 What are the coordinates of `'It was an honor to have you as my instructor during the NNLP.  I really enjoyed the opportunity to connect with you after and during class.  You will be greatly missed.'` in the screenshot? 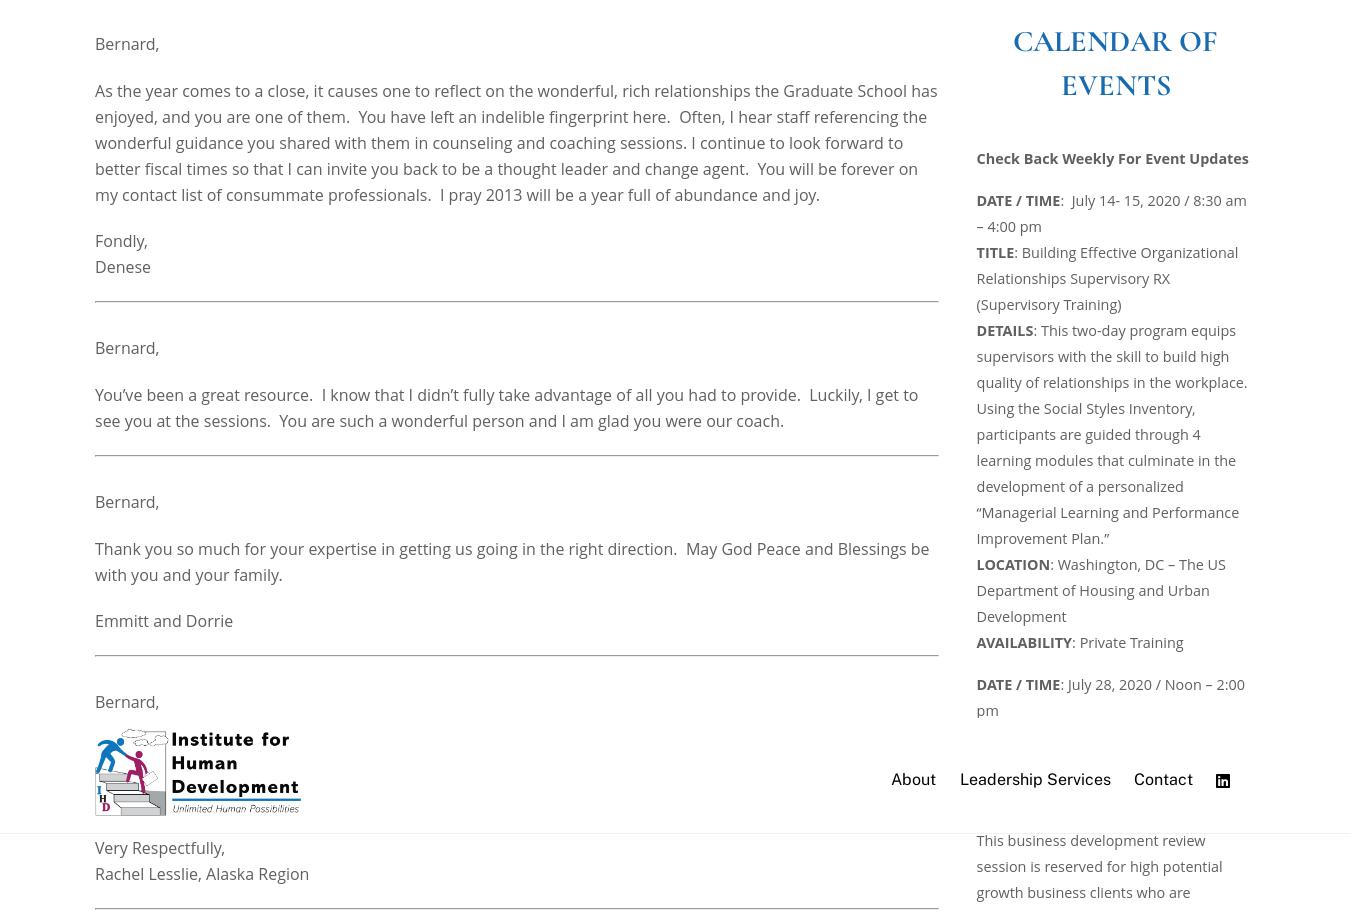 It's located at (94, 114).